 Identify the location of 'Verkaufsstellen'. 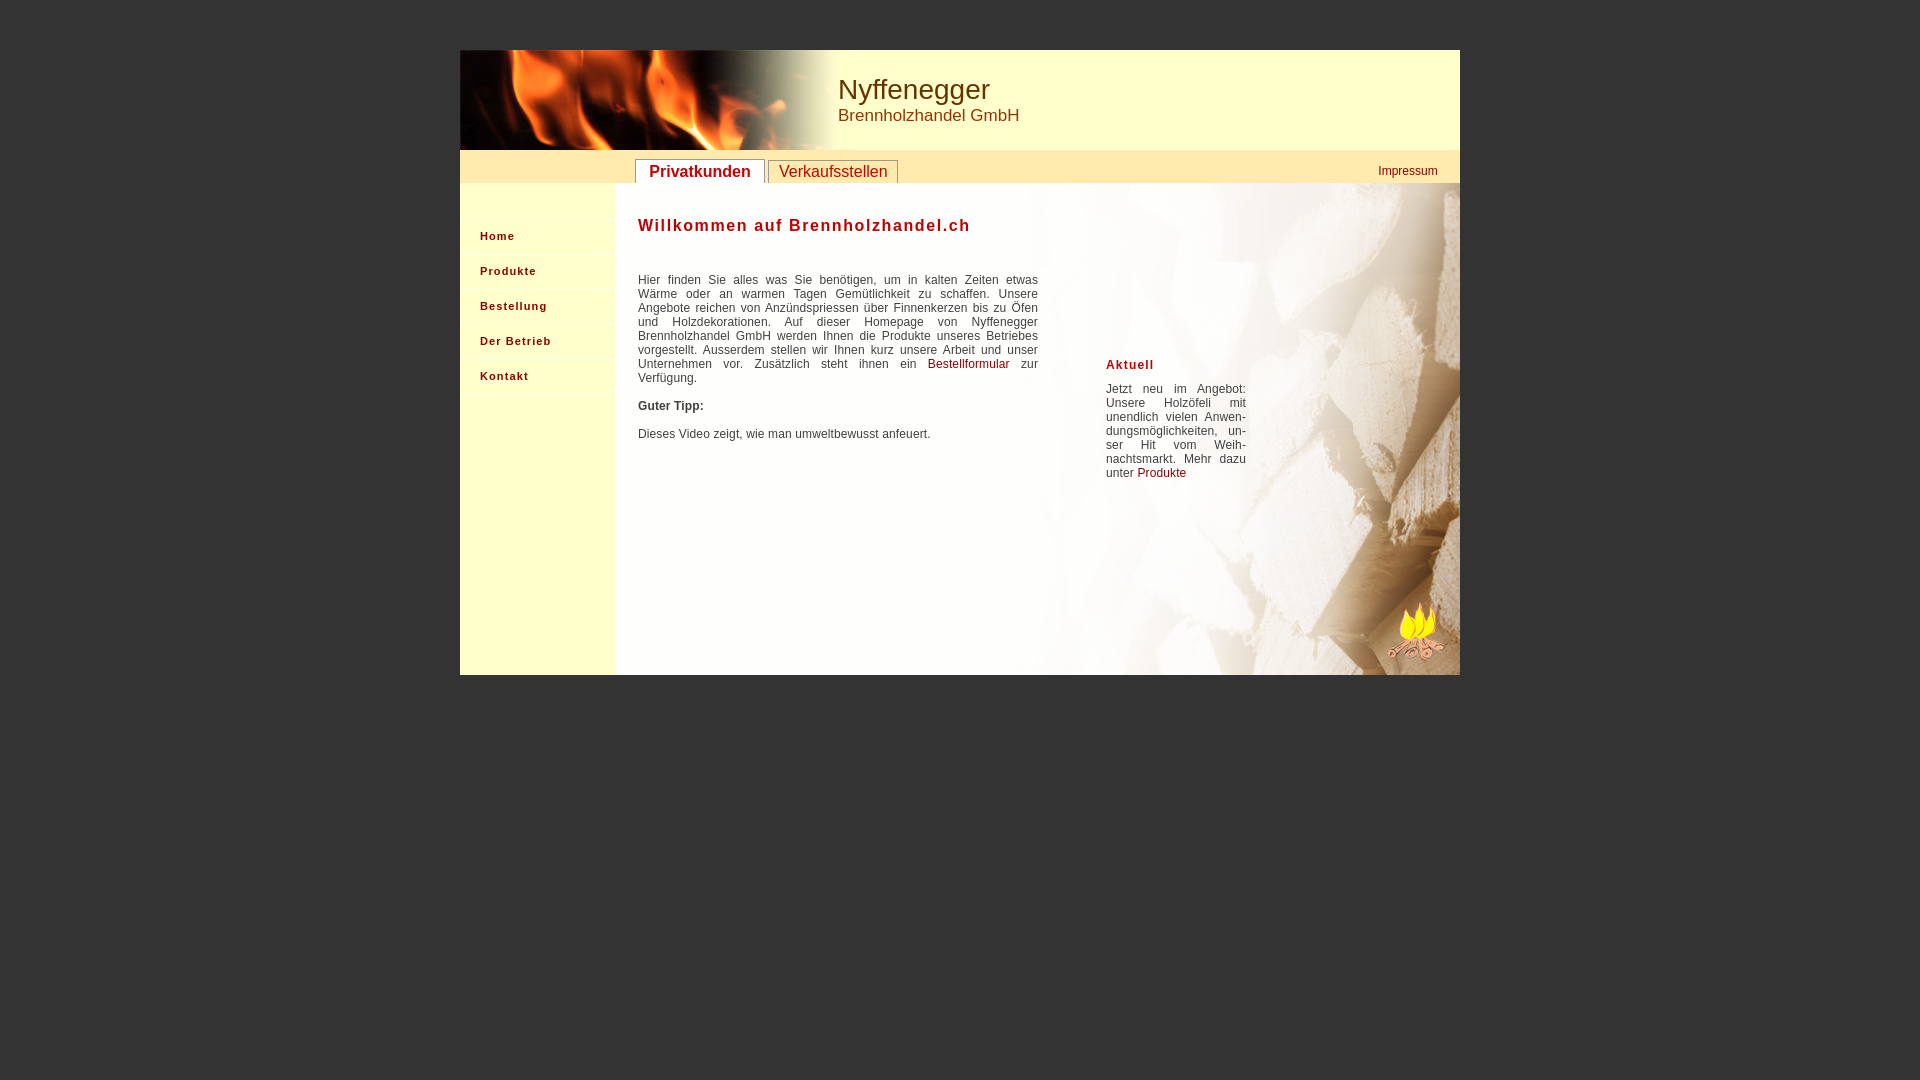
(833, 171).